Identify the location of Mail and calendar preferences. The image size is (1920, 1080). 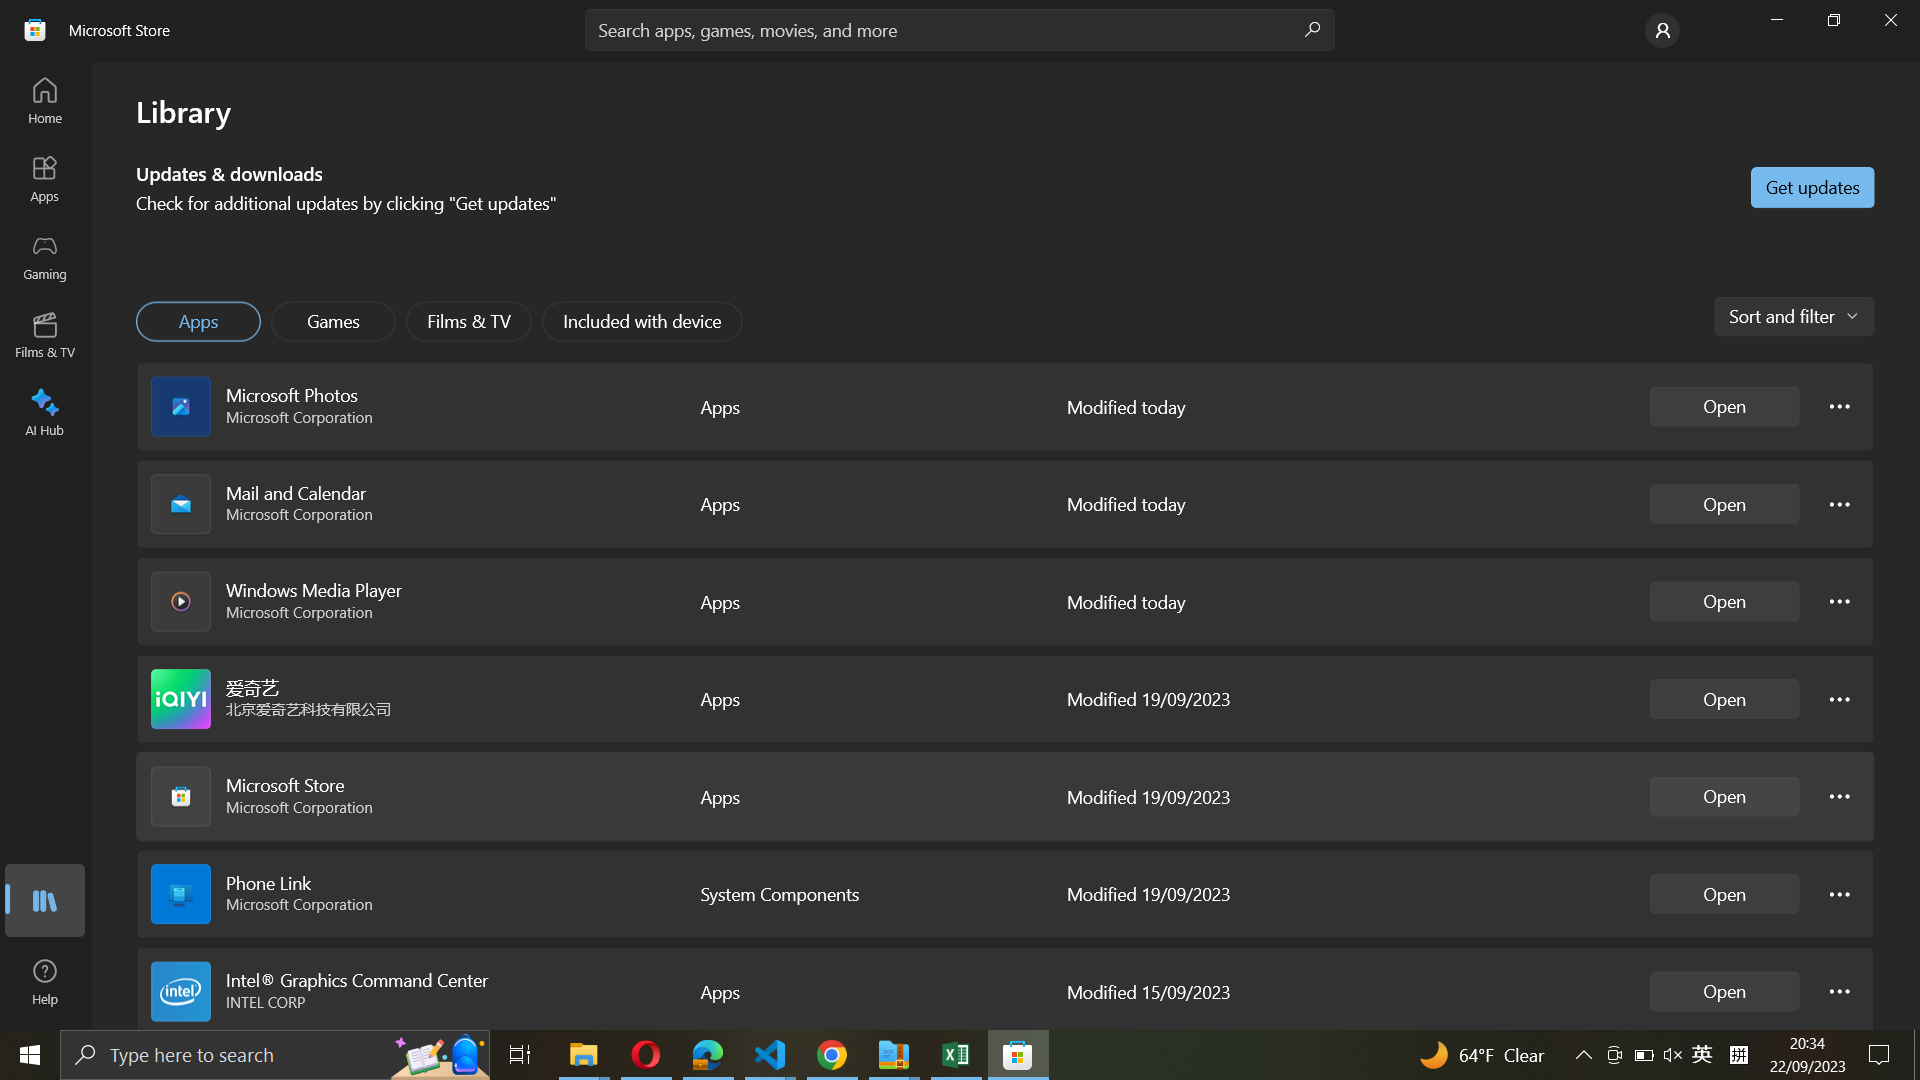
(1840, 500).